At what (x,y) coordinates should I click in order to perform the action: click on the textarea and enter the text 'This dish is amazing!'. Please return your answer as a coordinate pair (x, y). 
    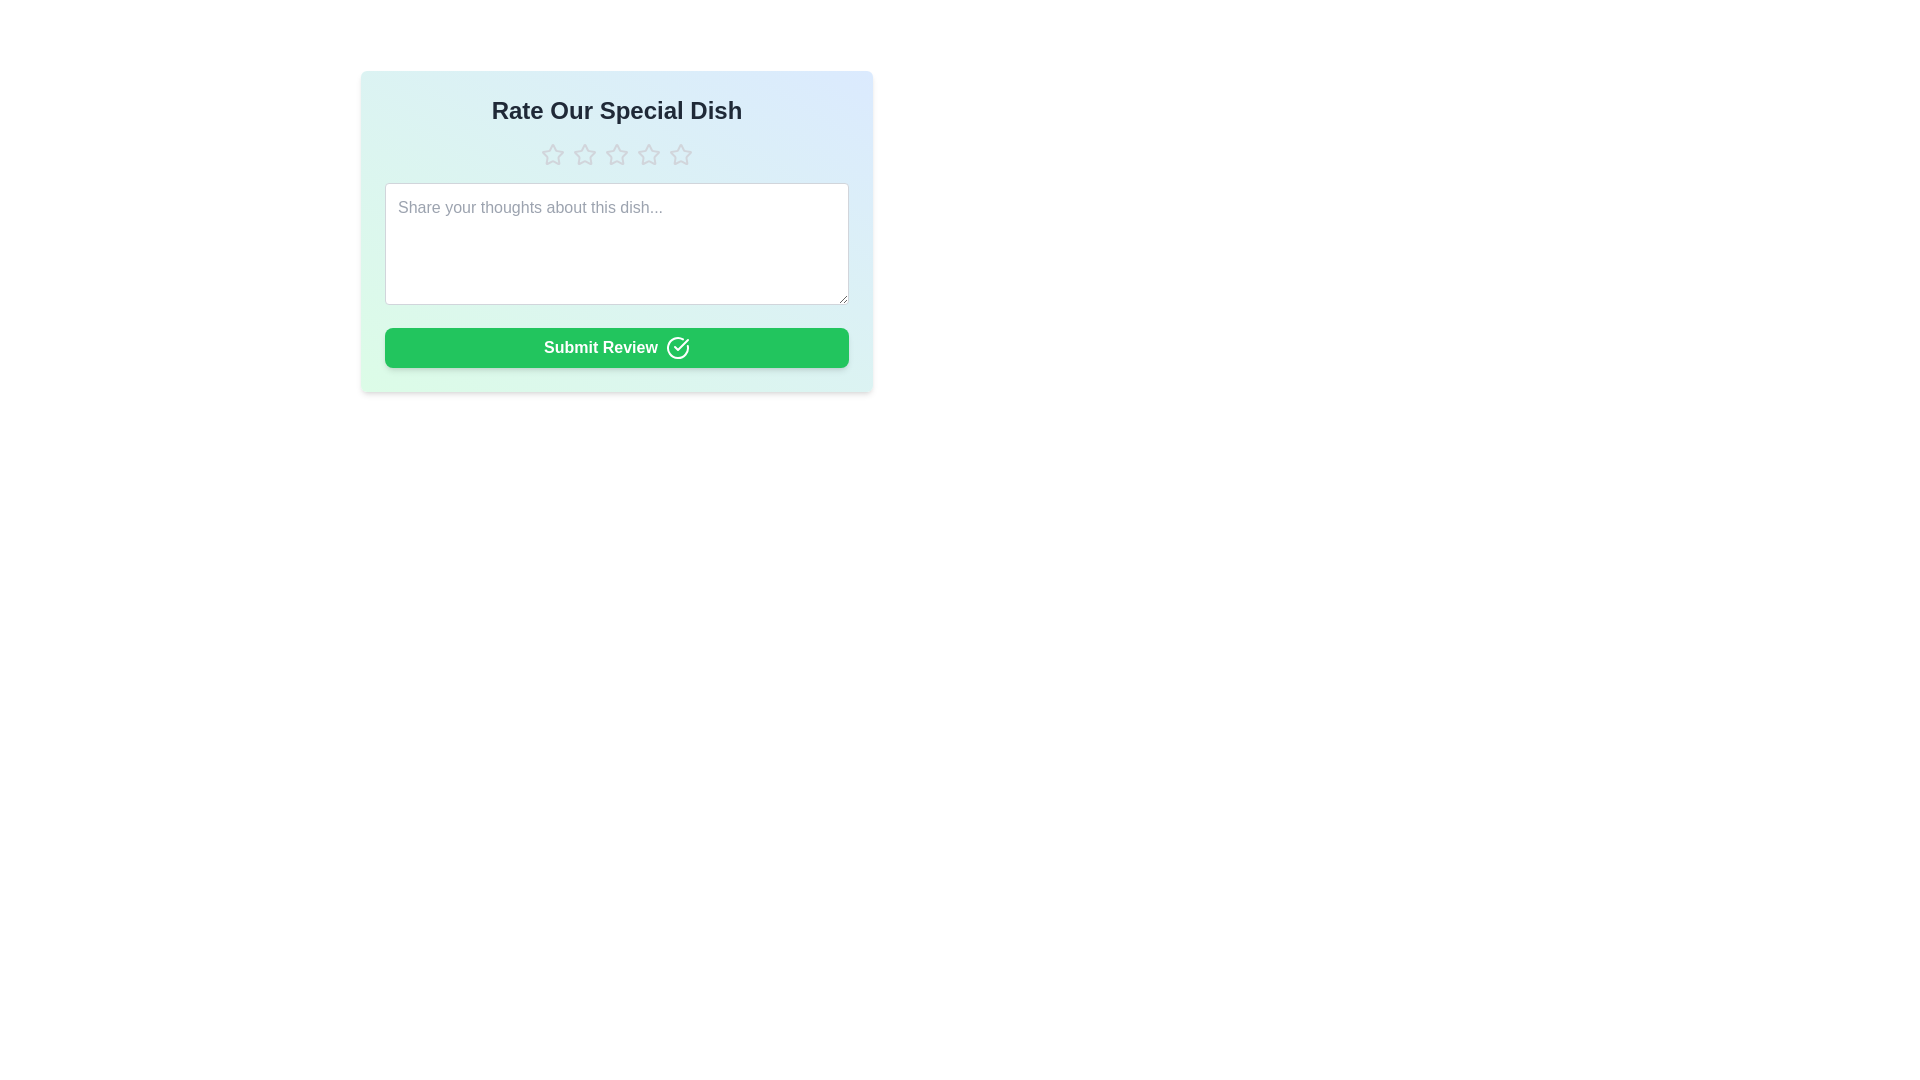
    Looking at the image, I should click on (616, 242).